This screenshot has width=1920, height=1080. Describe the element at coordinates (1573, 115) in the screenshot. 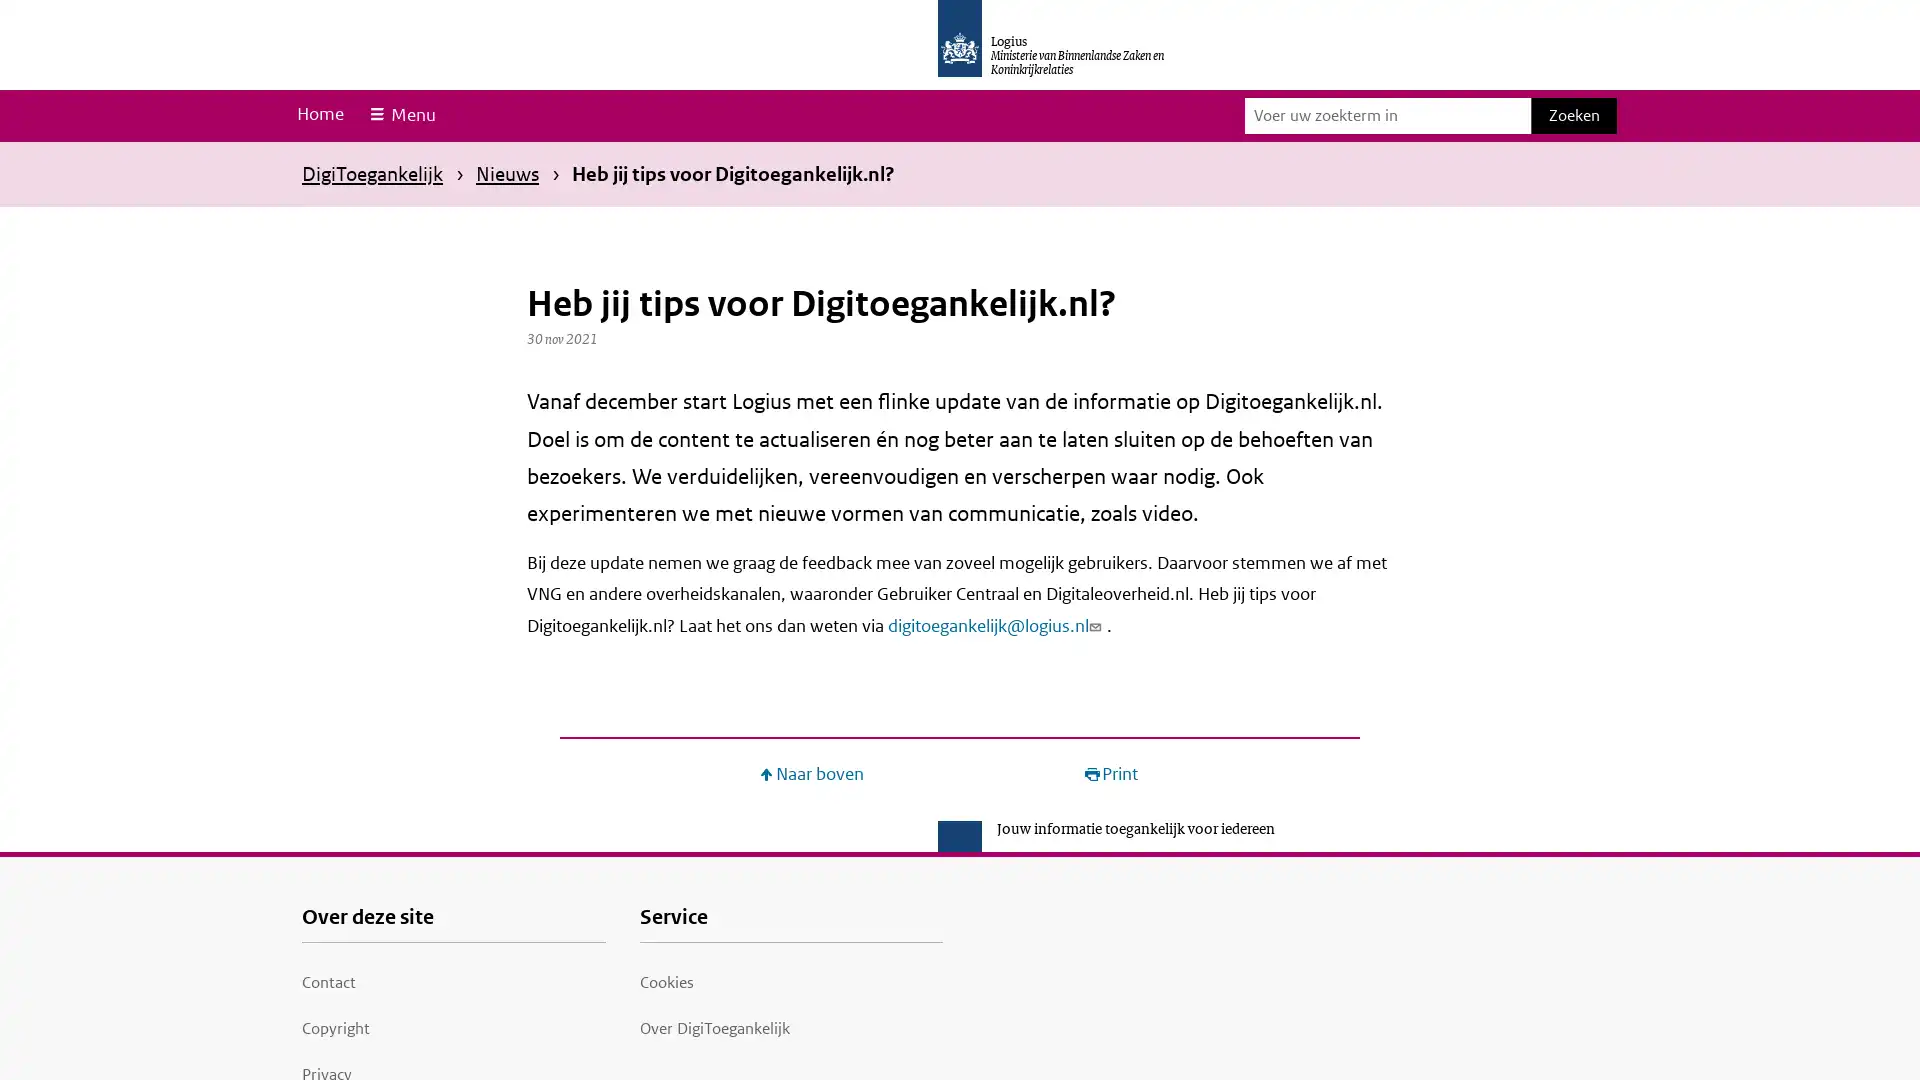

I see `Zoeken` at that location.